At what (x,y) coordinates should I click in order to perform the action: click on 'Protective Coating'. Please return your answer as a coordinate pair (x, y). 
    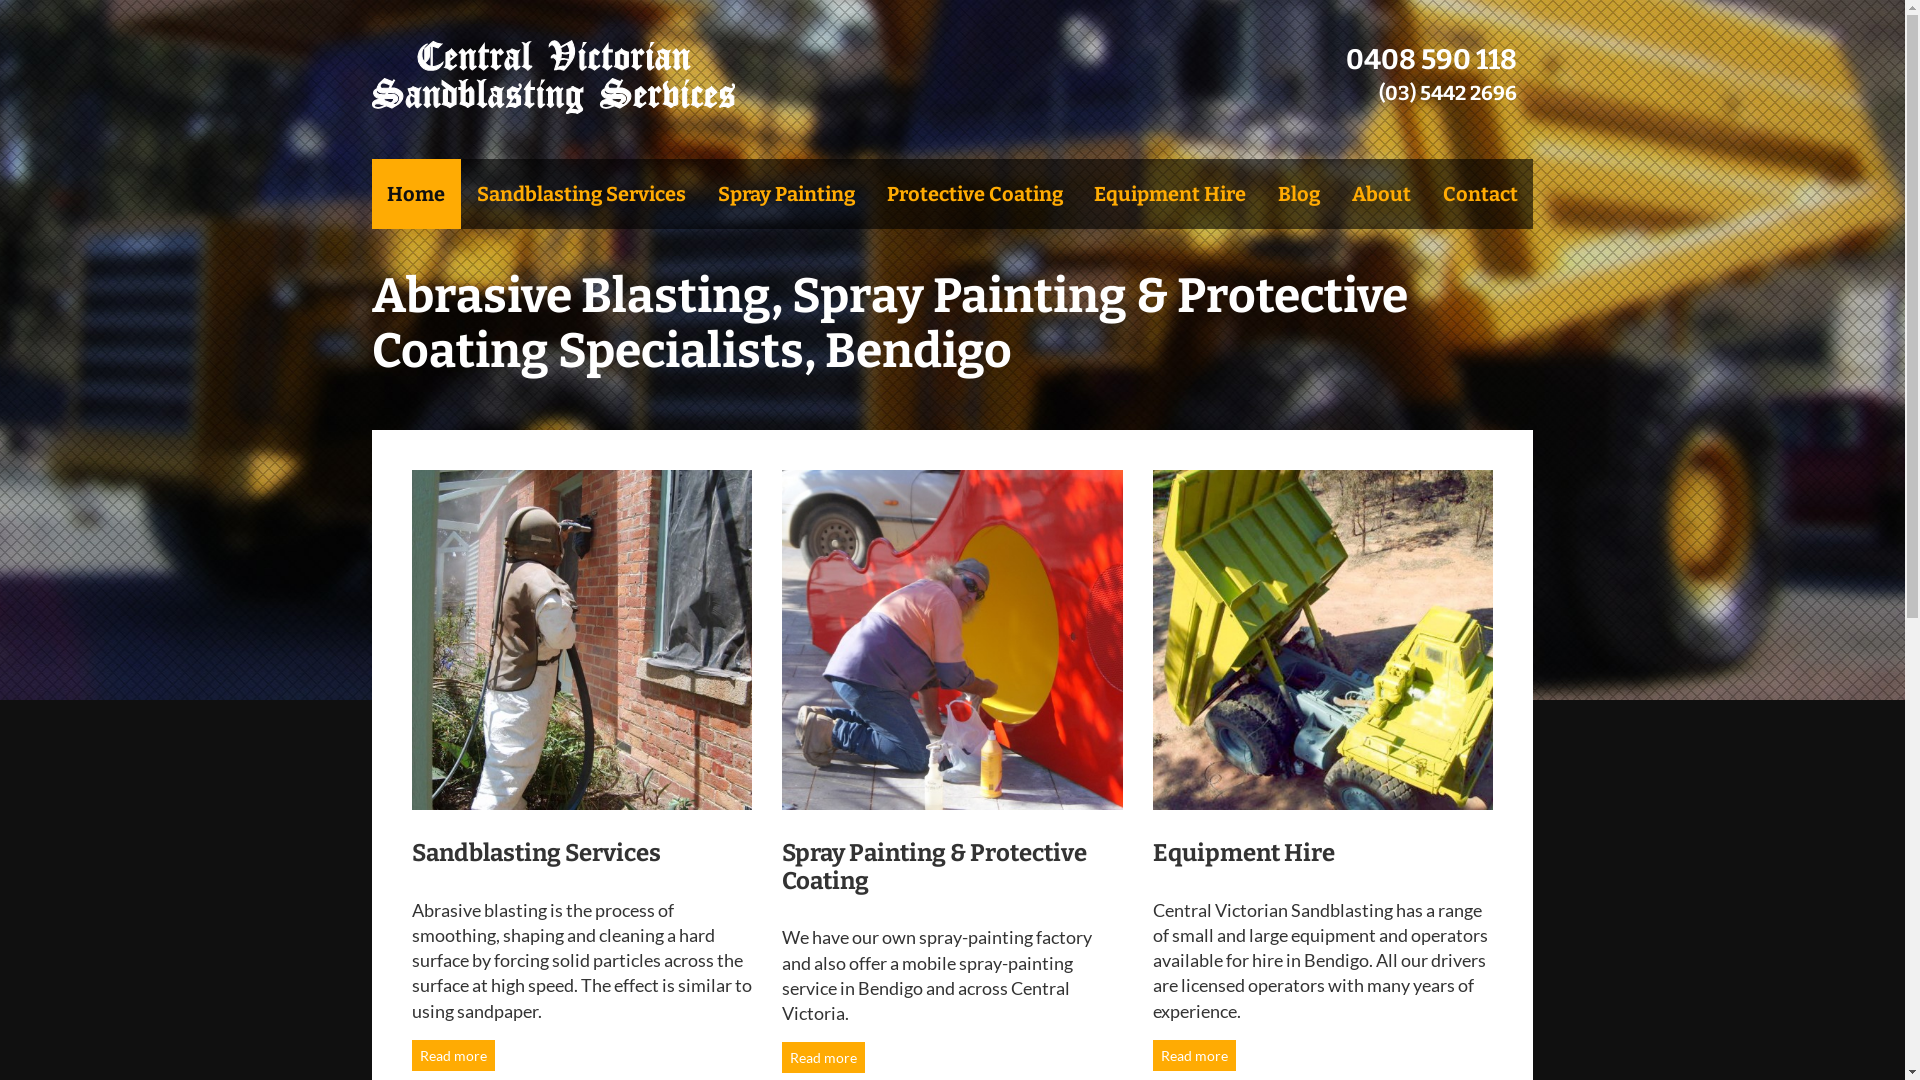
    Looking at the image, I should click on (870, 193).